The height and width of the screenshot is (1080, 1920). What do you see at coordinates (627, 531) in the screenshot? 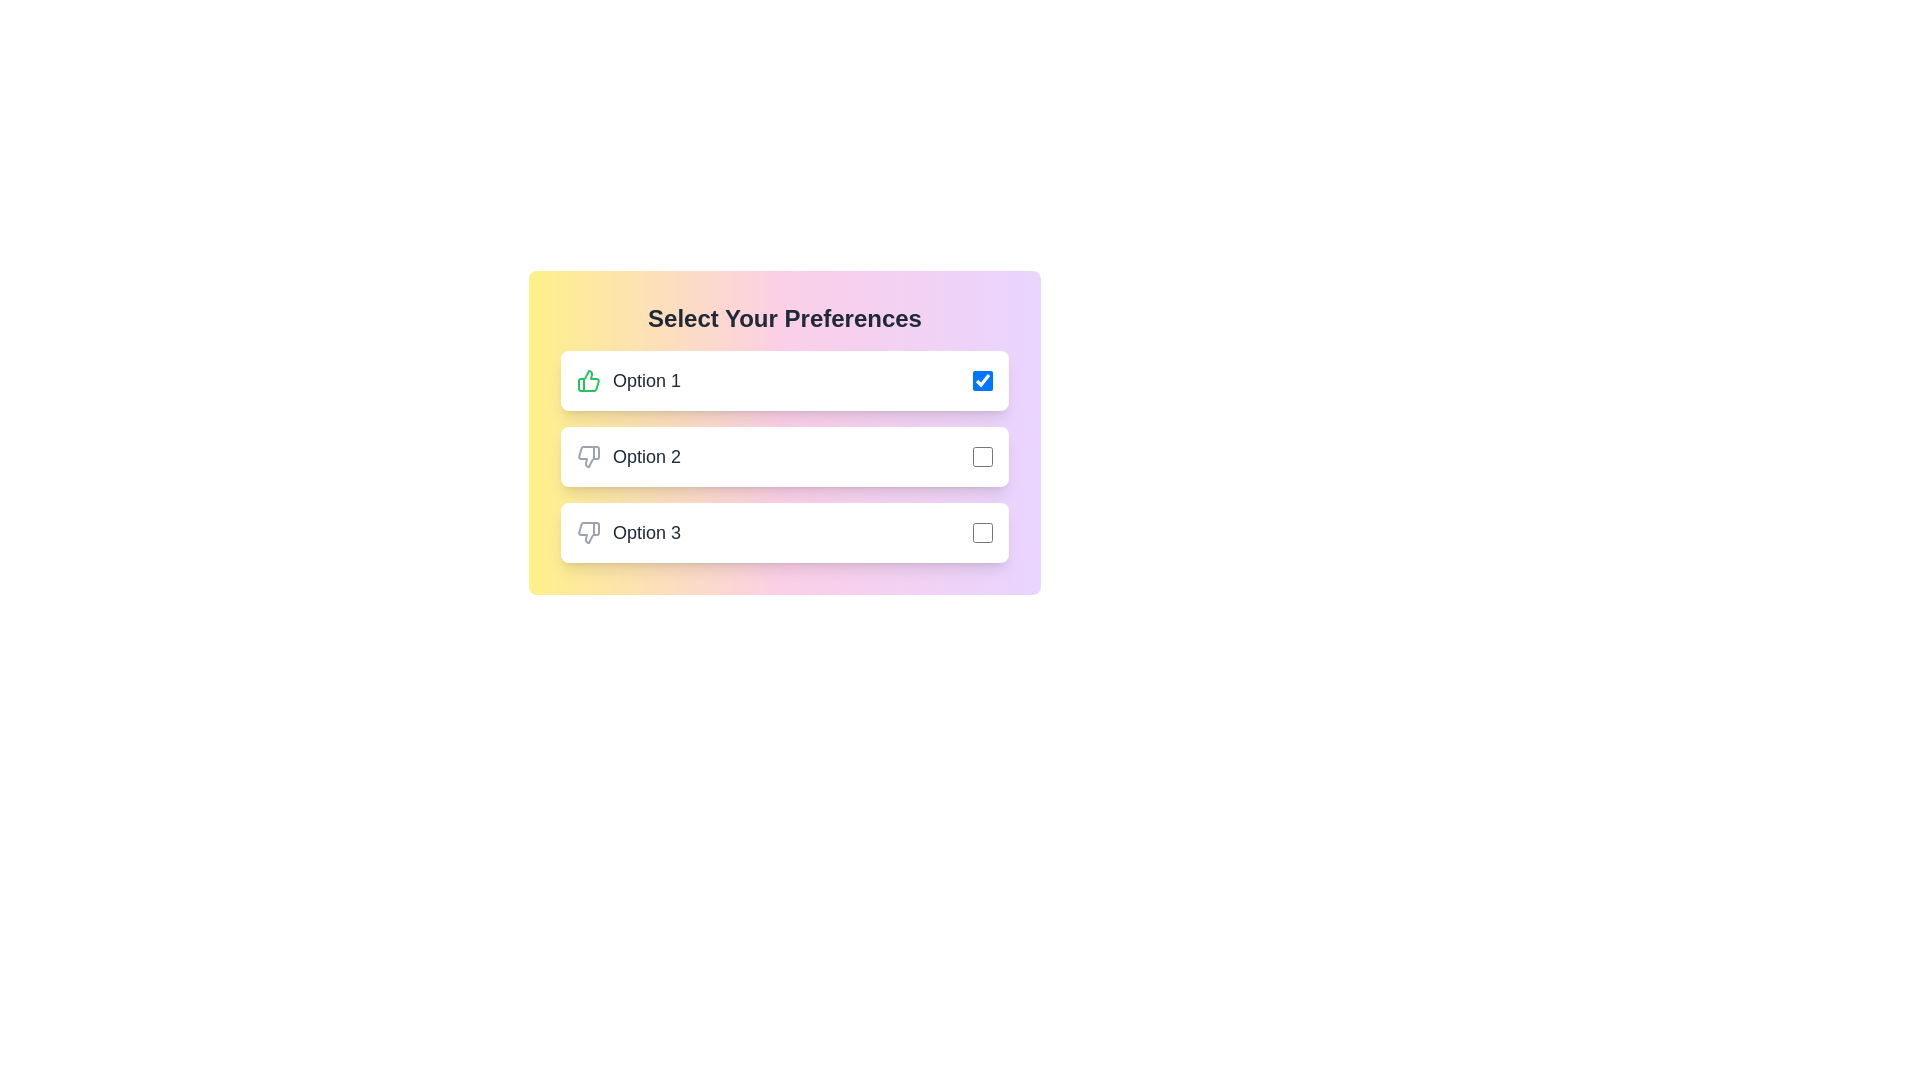
I see `the label for the third preference option in the selection interface, which is positioned beneath 'Option 2' and above a checkbox` at bounding box center [627, 531].